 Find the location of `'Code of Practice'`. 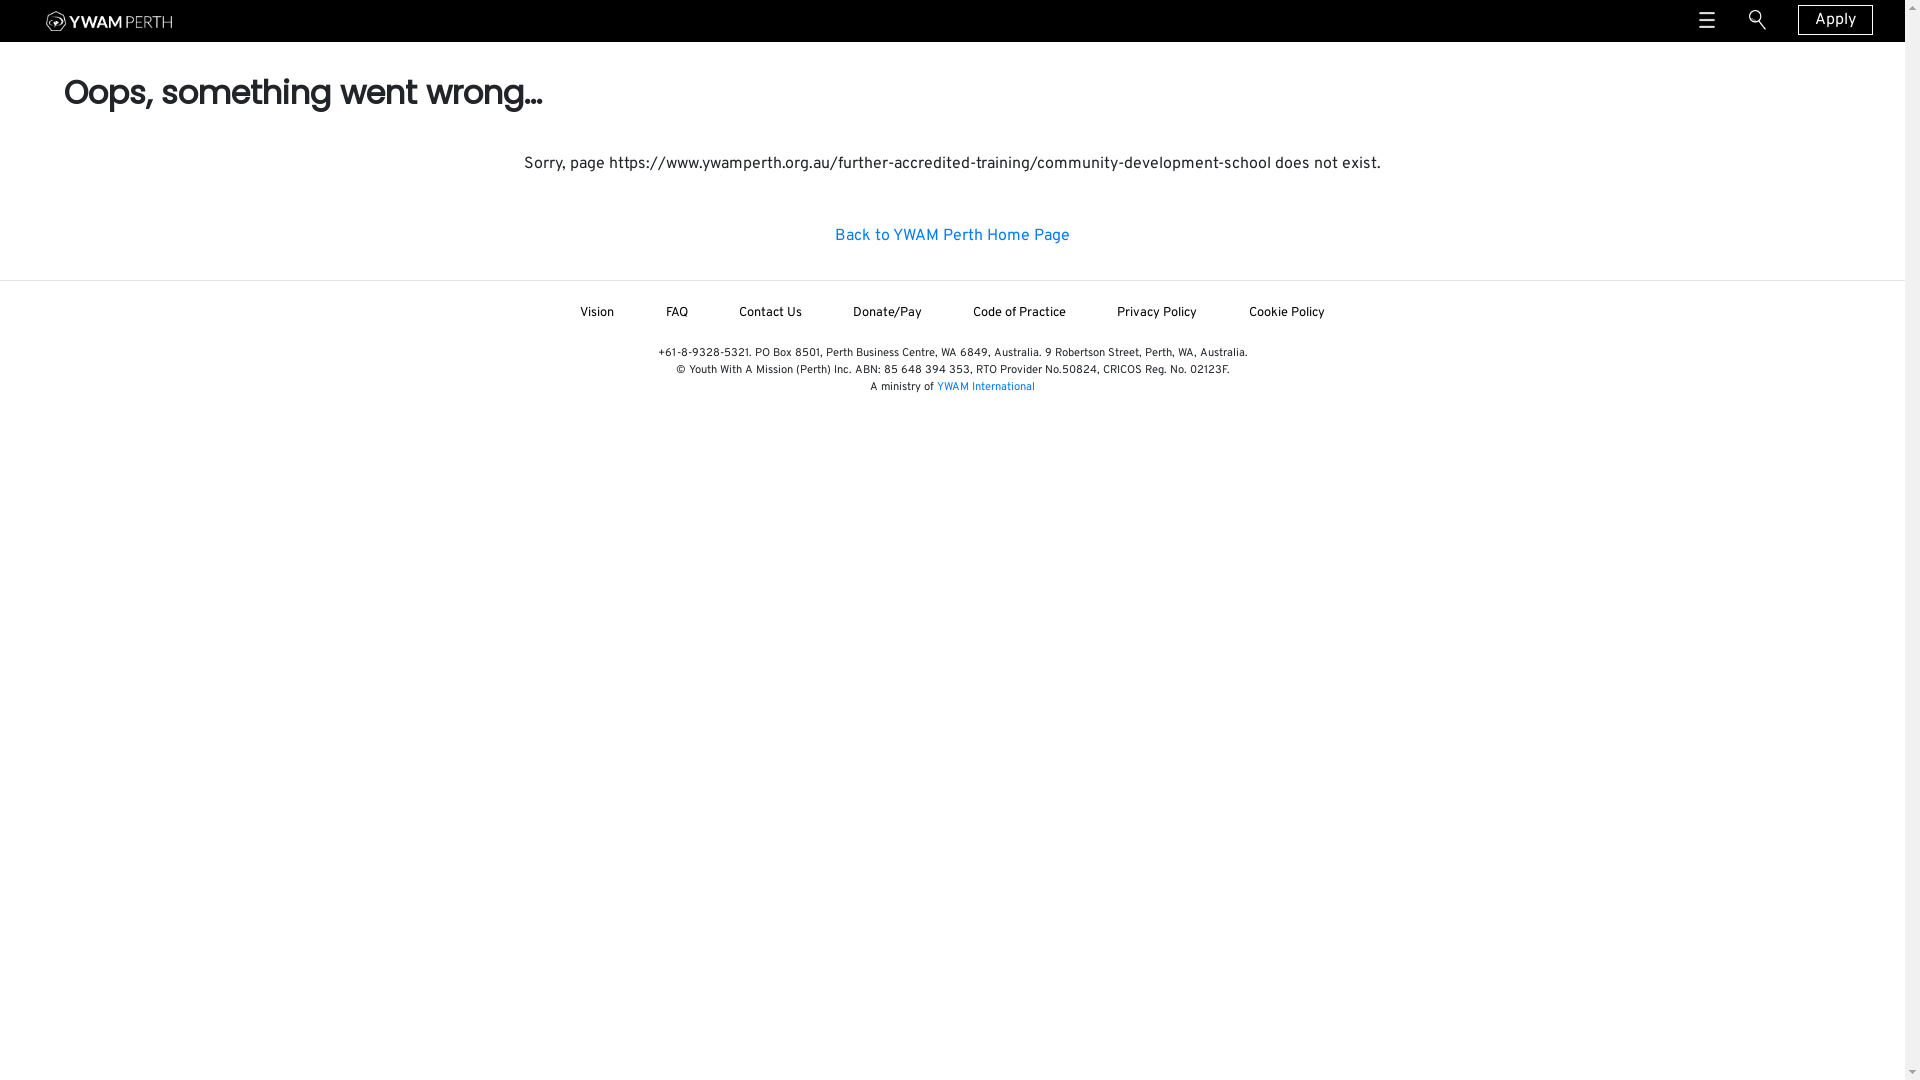

'Code of Practice' is located at coordinates (1019, 312).